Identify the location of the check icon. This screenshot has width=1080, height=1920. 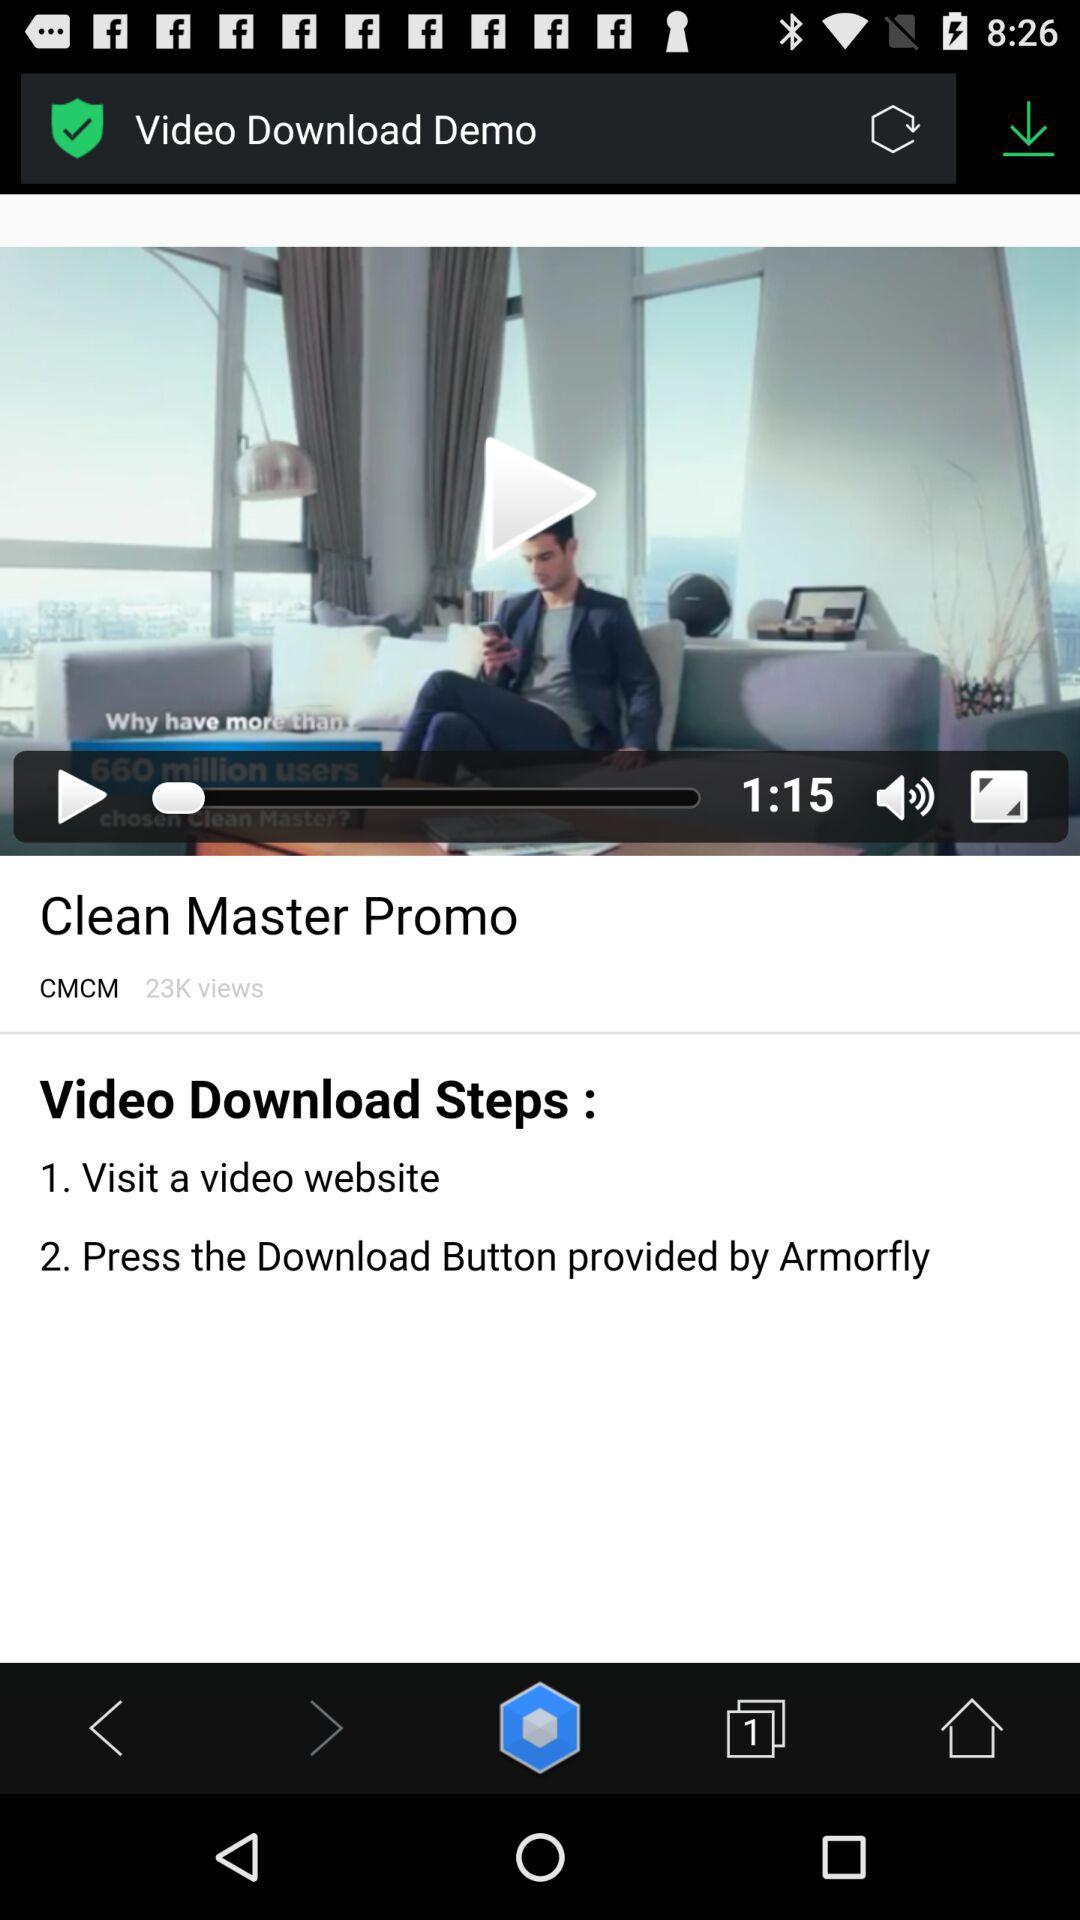
(76, 136).